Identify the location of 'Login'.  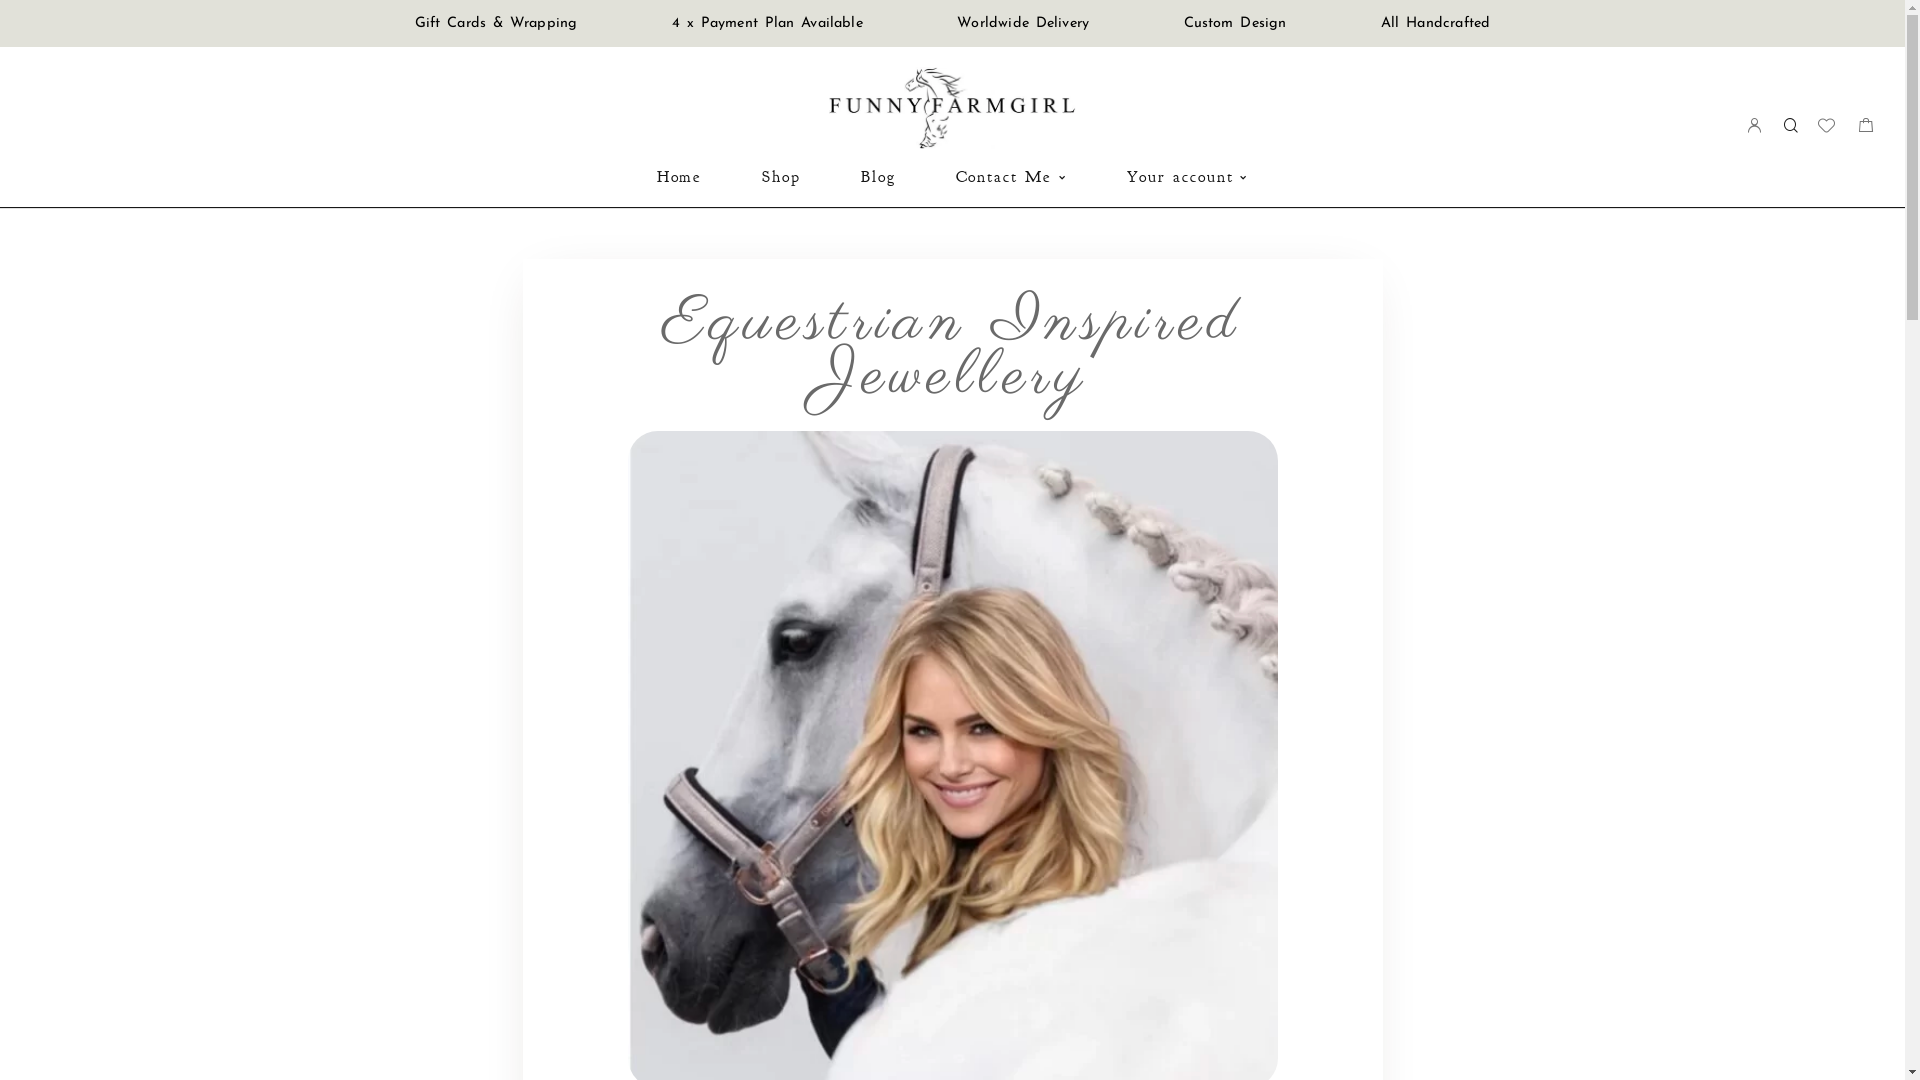
(1736, 126).